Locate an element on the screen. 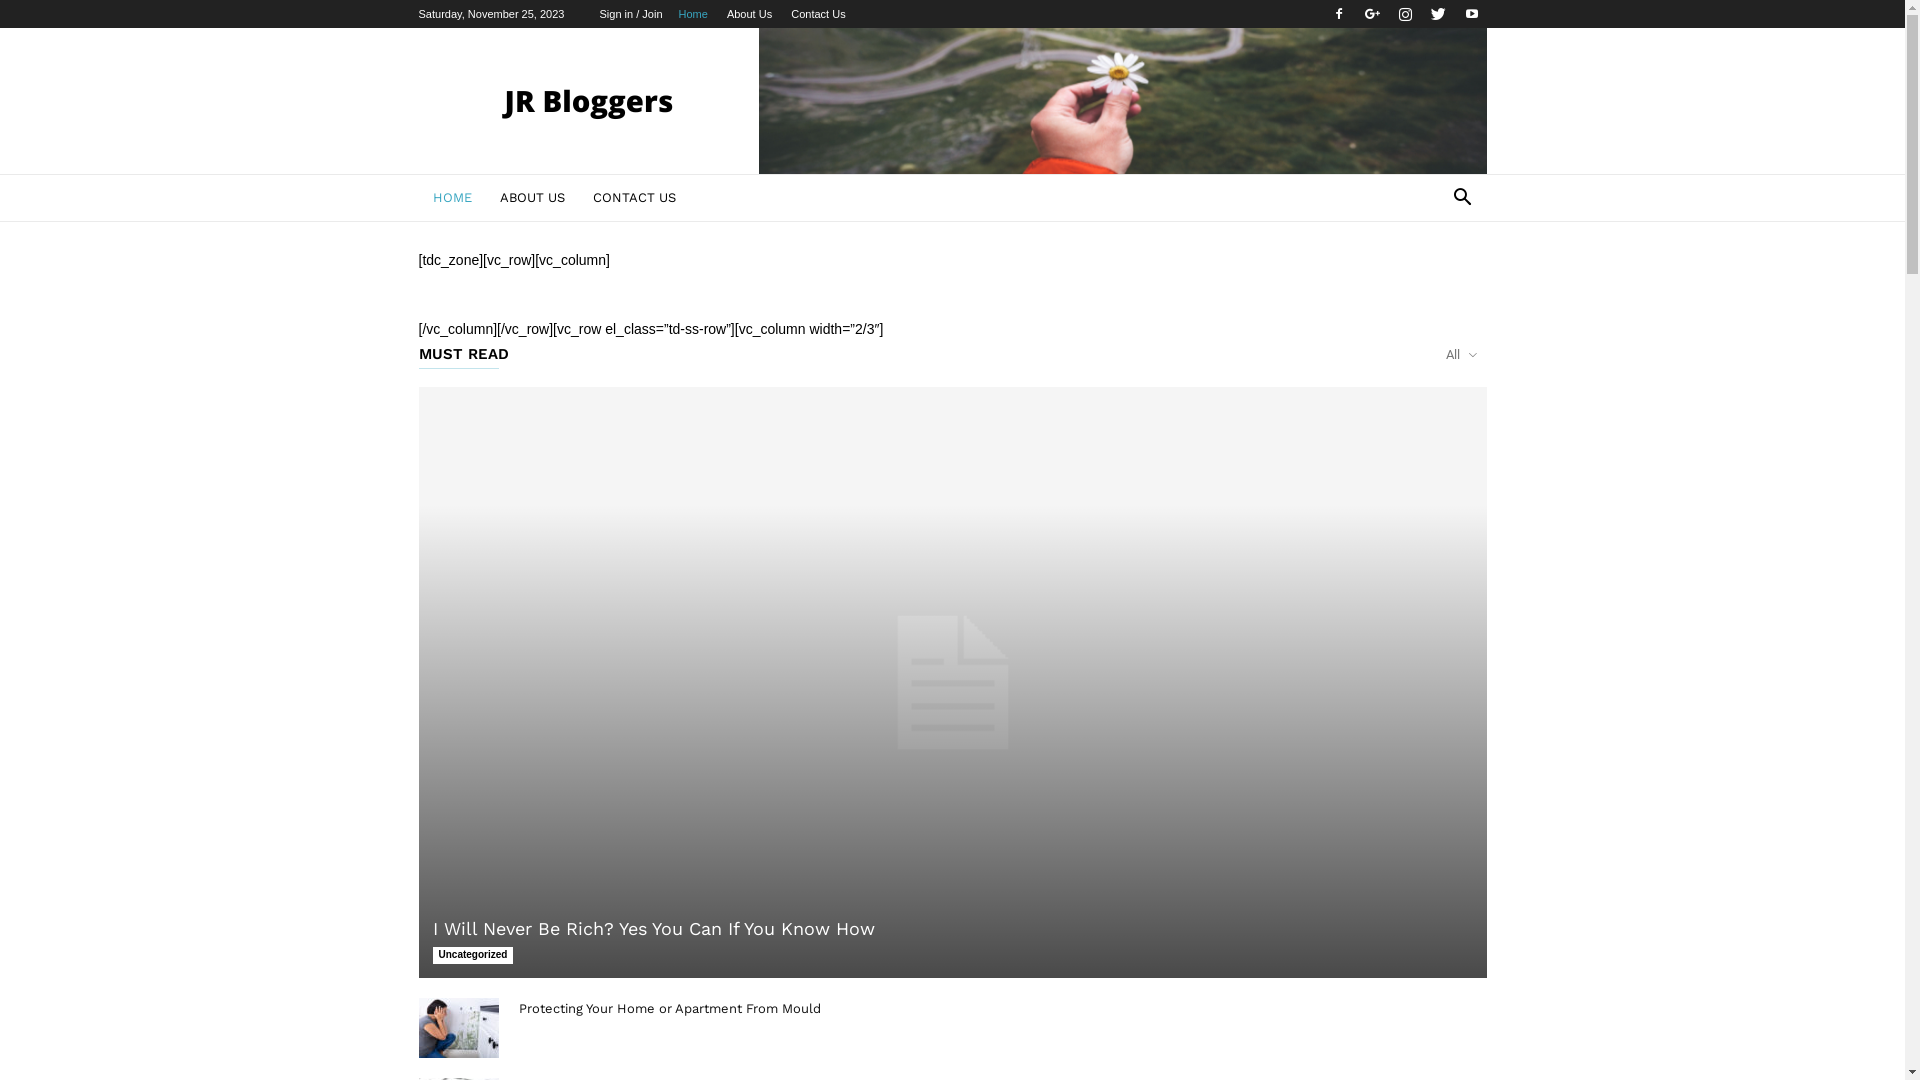  'Contact Us' is located at coordinates (817, 14).